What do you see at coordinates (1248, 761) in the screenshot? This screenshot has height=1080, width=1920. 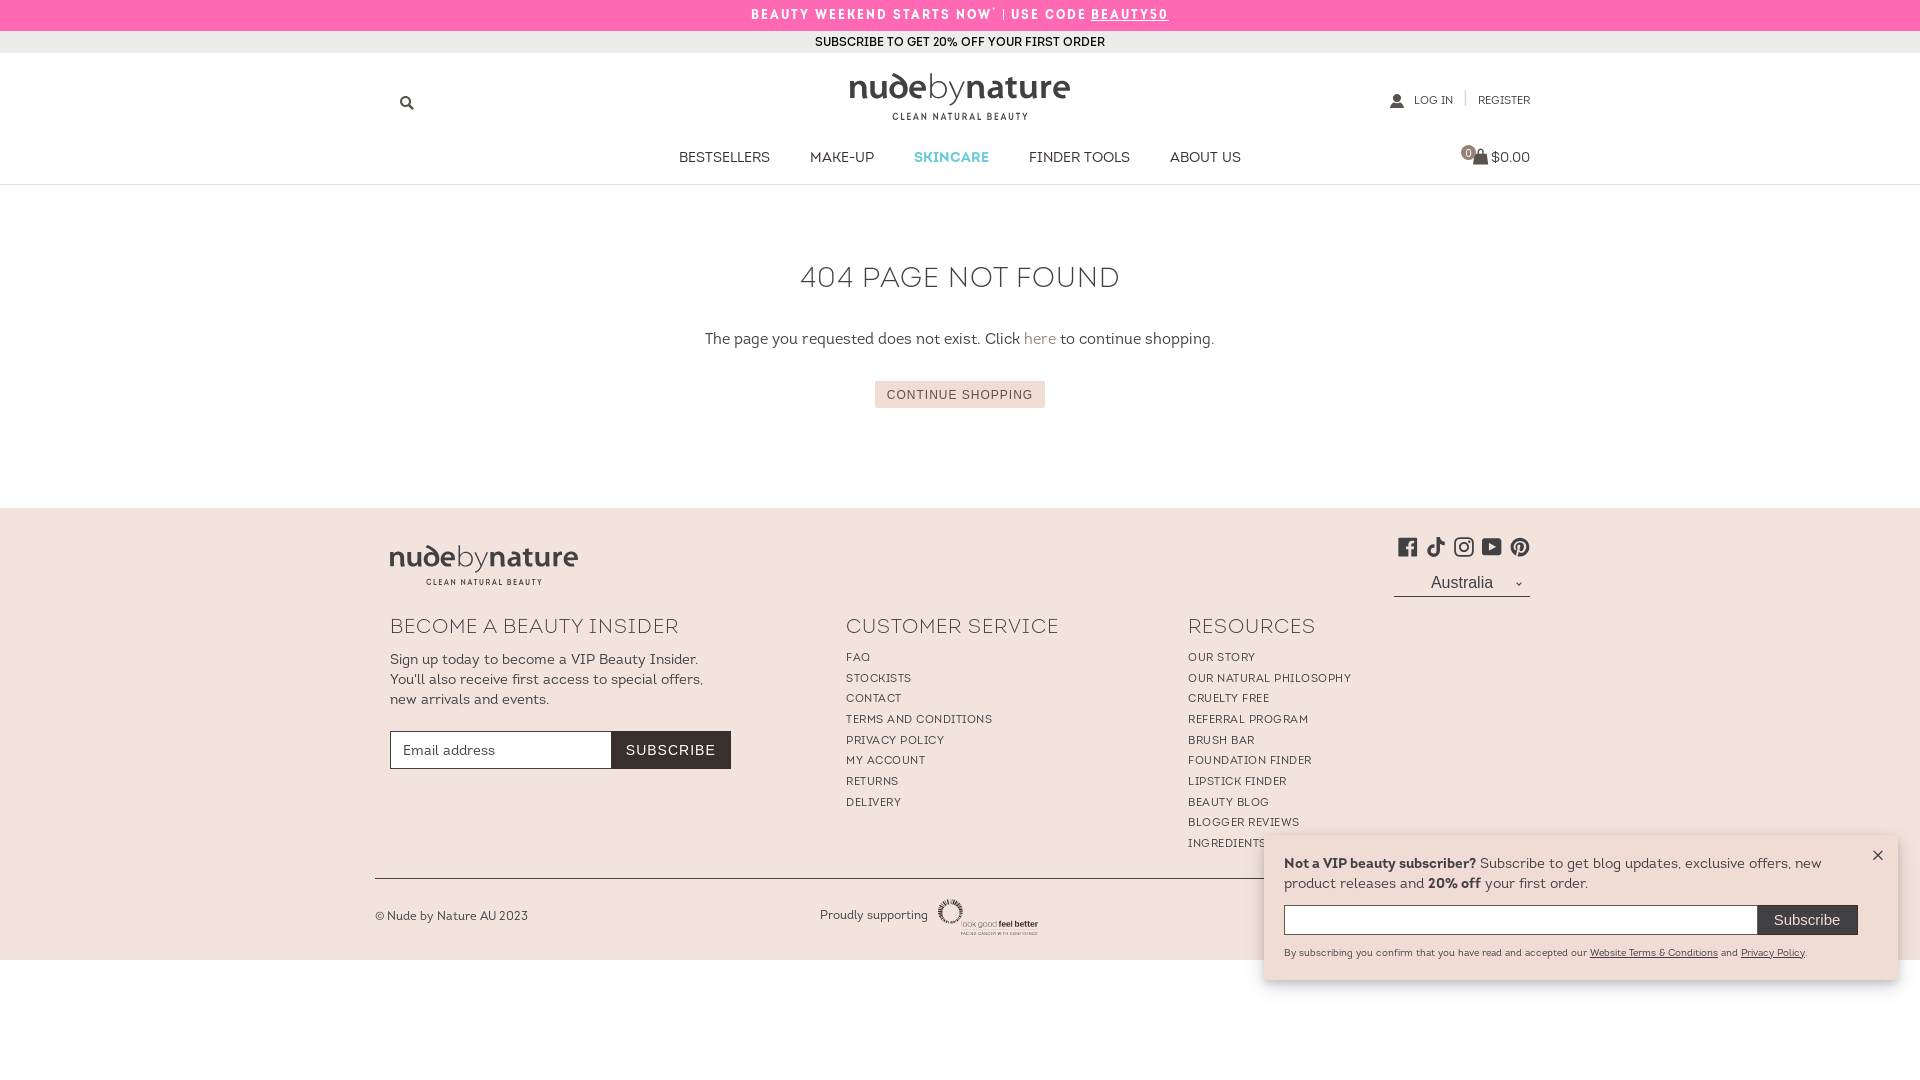 I see `'FOUNDATION FINDER'` at bounding box center [1248, 761].